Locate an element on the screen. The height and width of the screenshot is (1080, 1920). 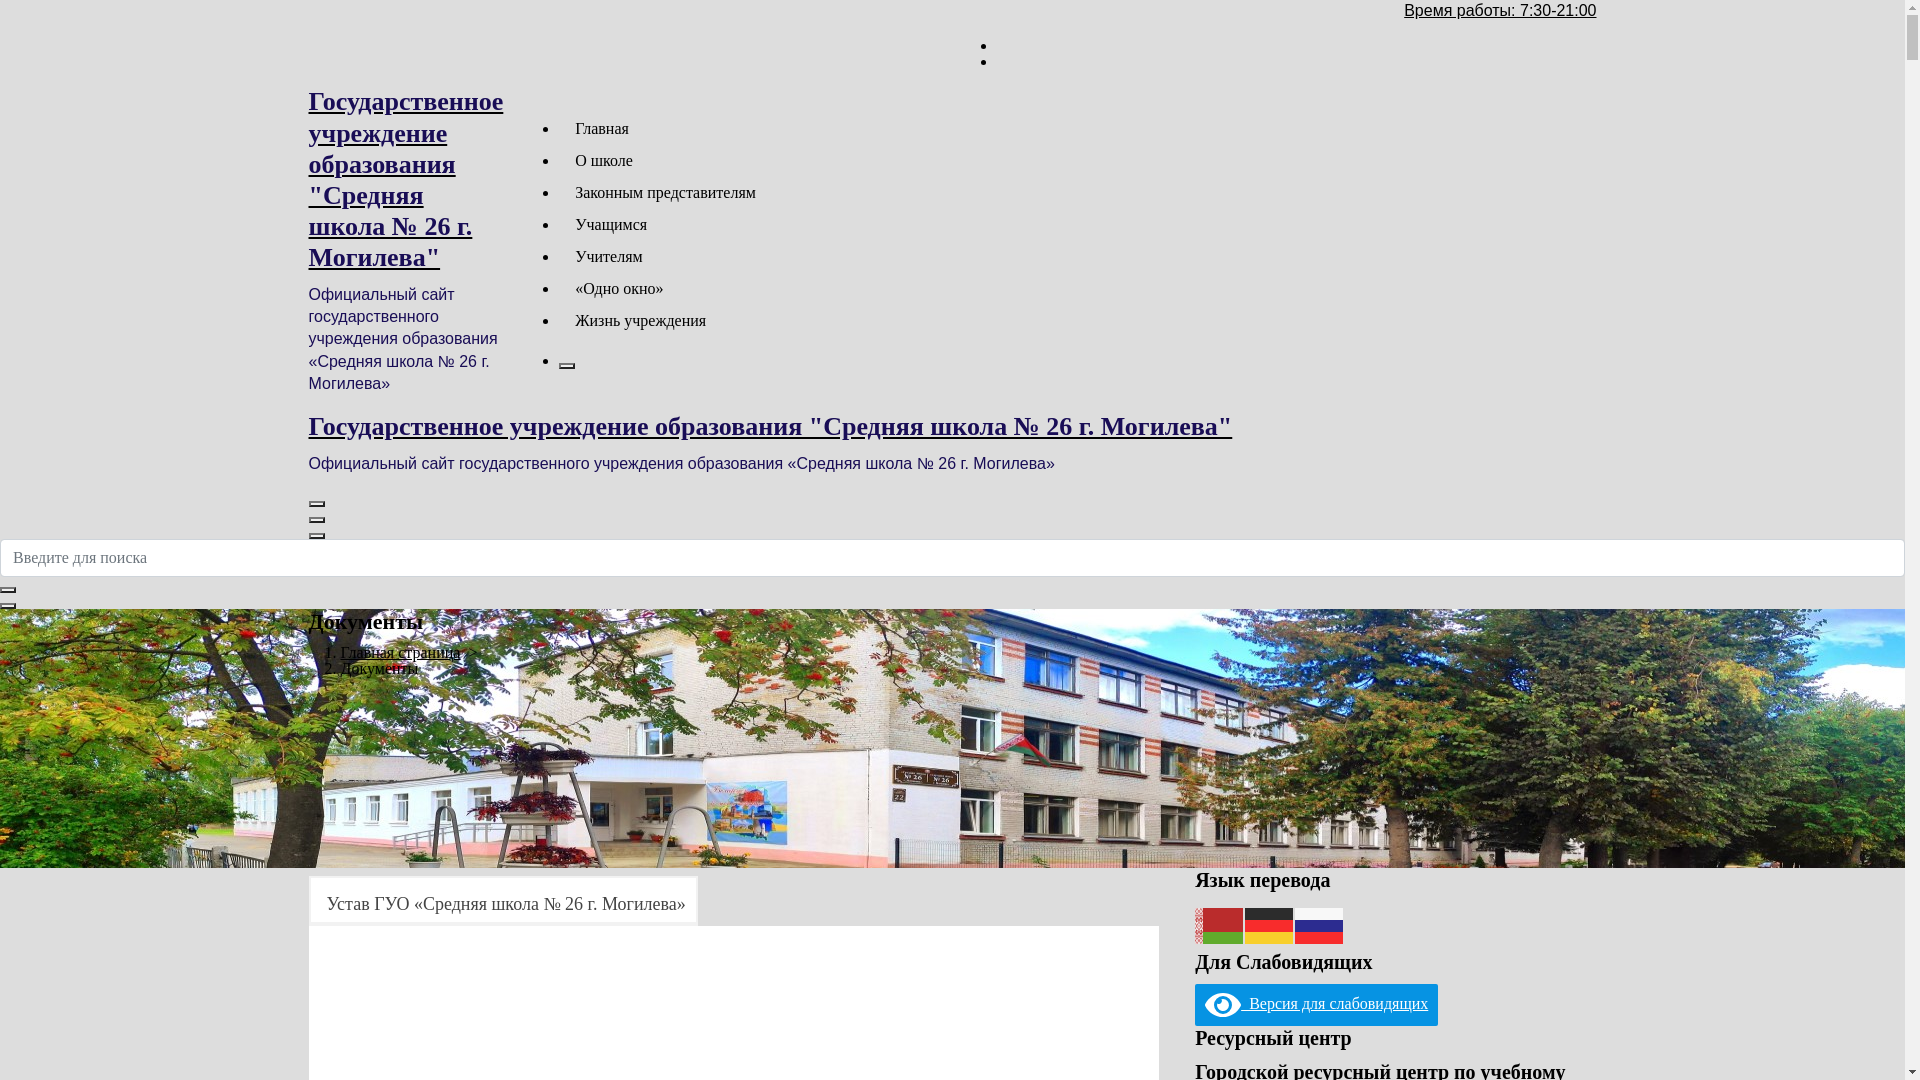
'Belarusian' is located at coordinates (1195, 924).